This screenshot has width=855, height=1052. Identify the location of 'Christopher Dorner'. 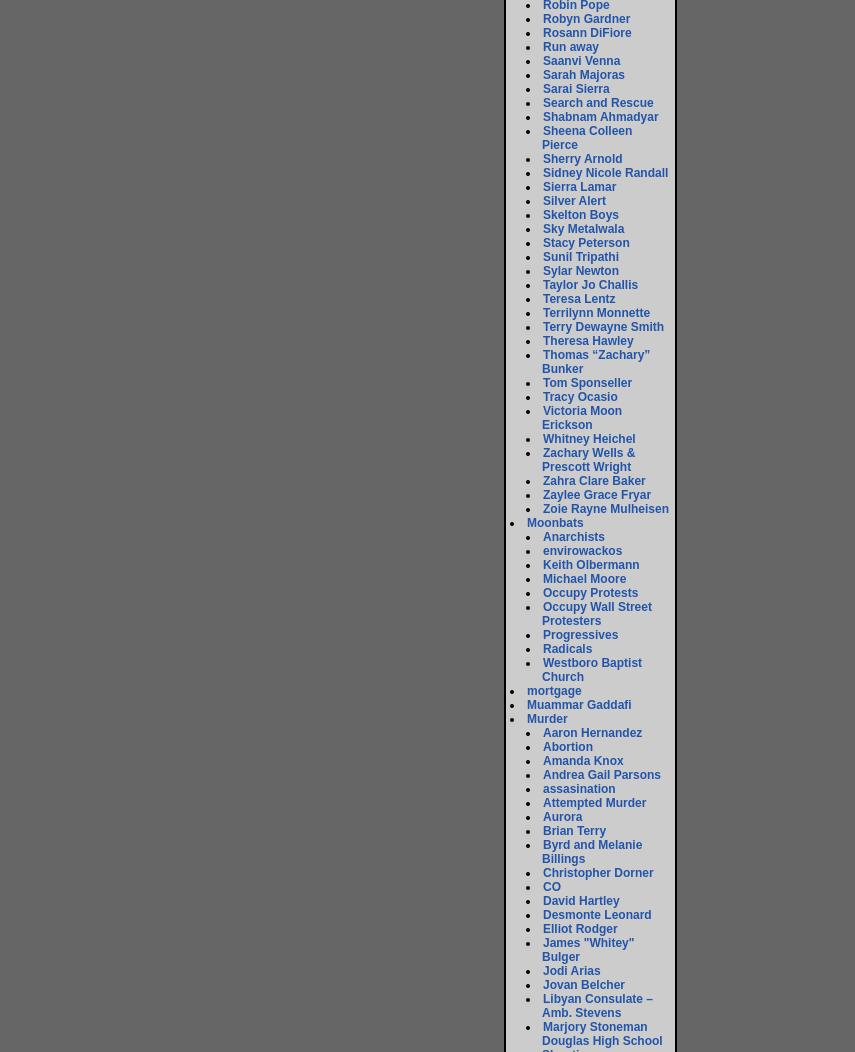
(543, 871).